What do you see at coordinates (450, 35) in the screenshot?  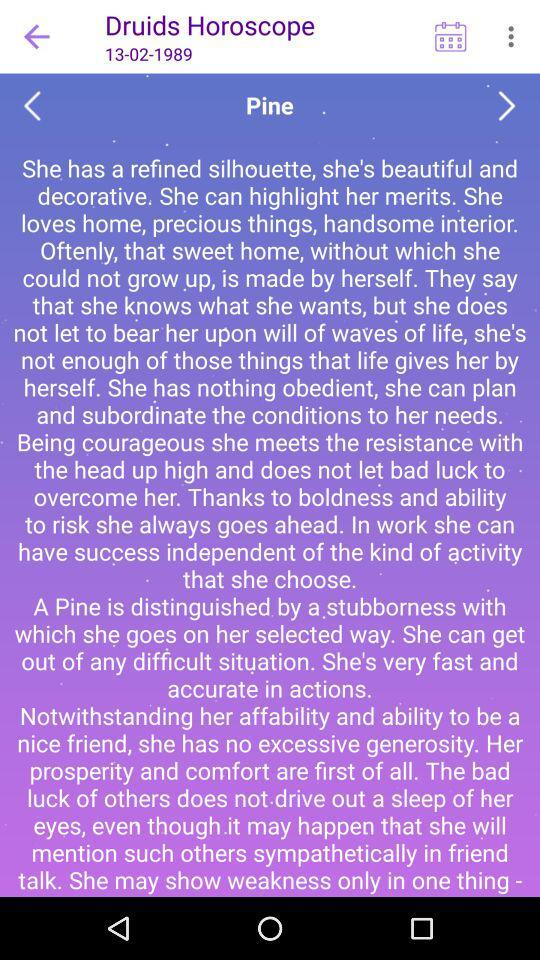 I see `open calendar` at bounding box center [450, 35].